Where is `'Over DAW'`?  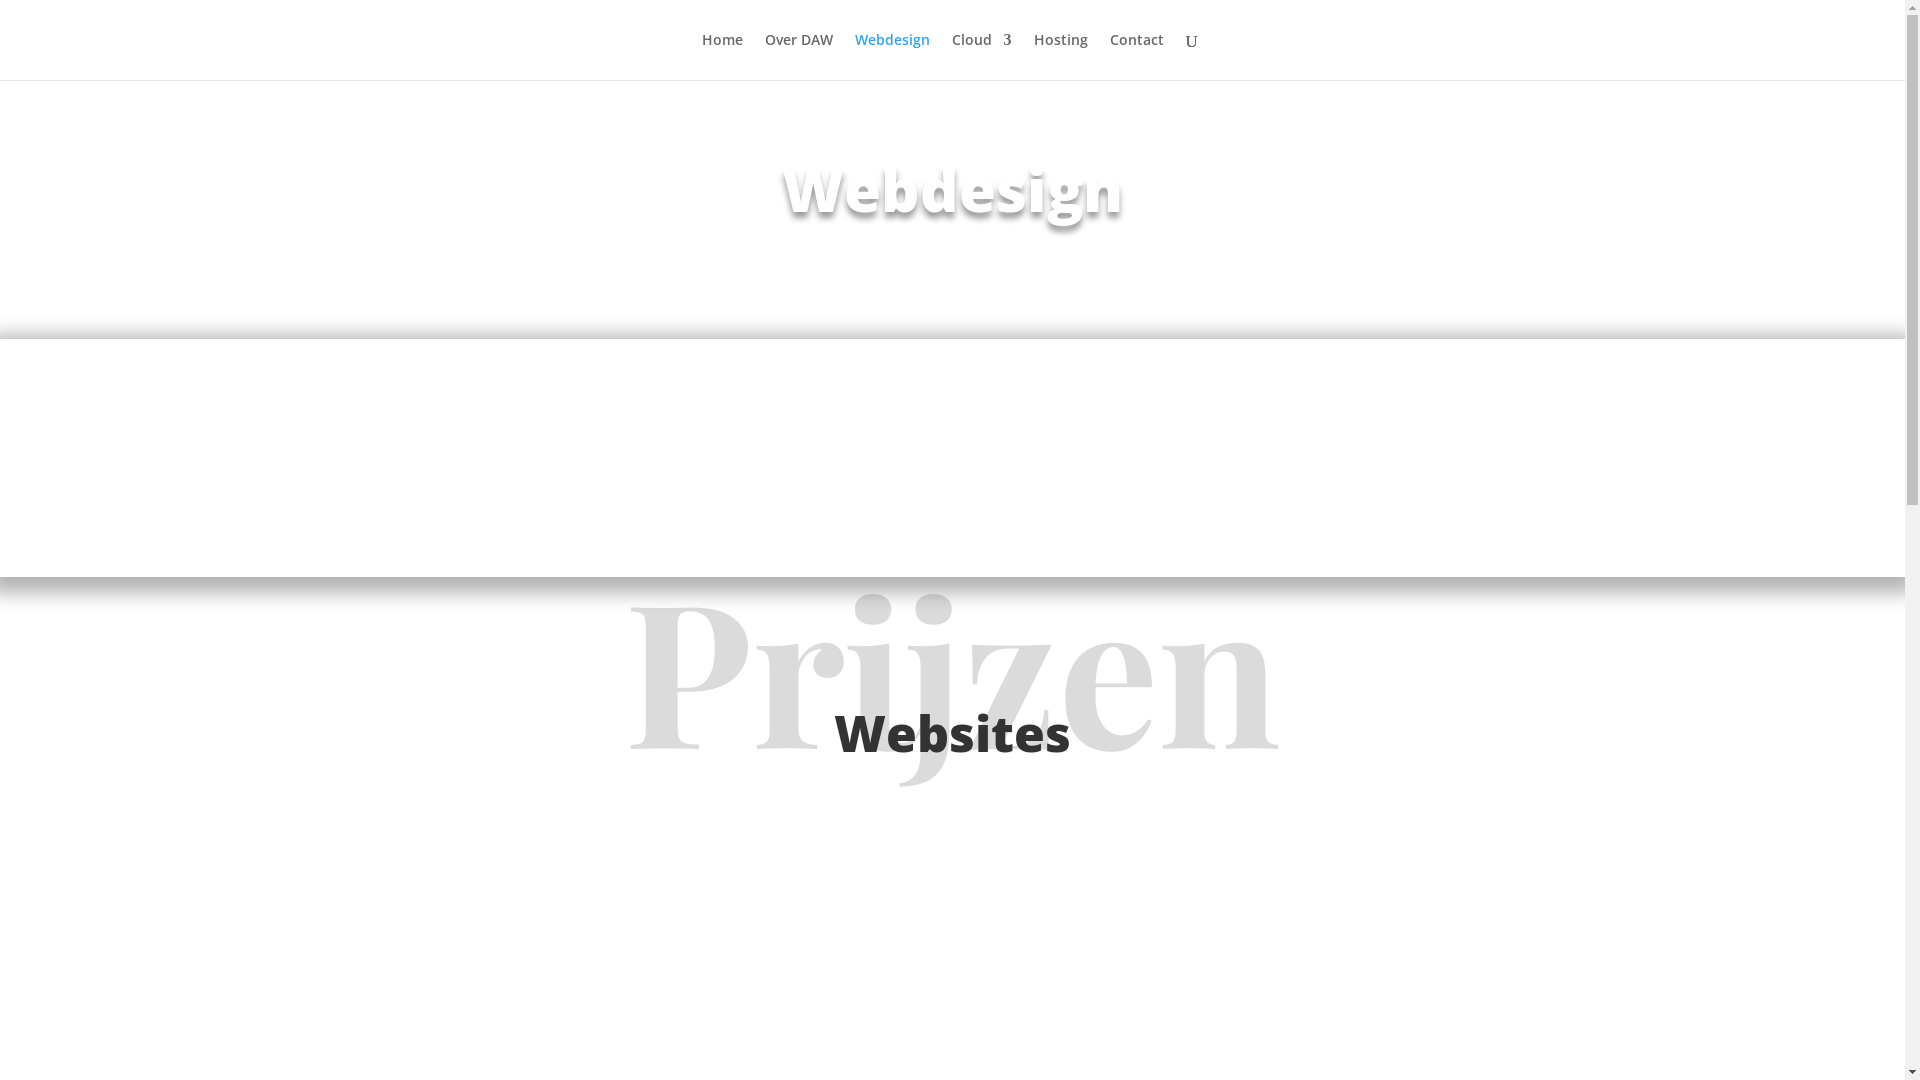 'Over DAW' is located at coordinates (796, 55).